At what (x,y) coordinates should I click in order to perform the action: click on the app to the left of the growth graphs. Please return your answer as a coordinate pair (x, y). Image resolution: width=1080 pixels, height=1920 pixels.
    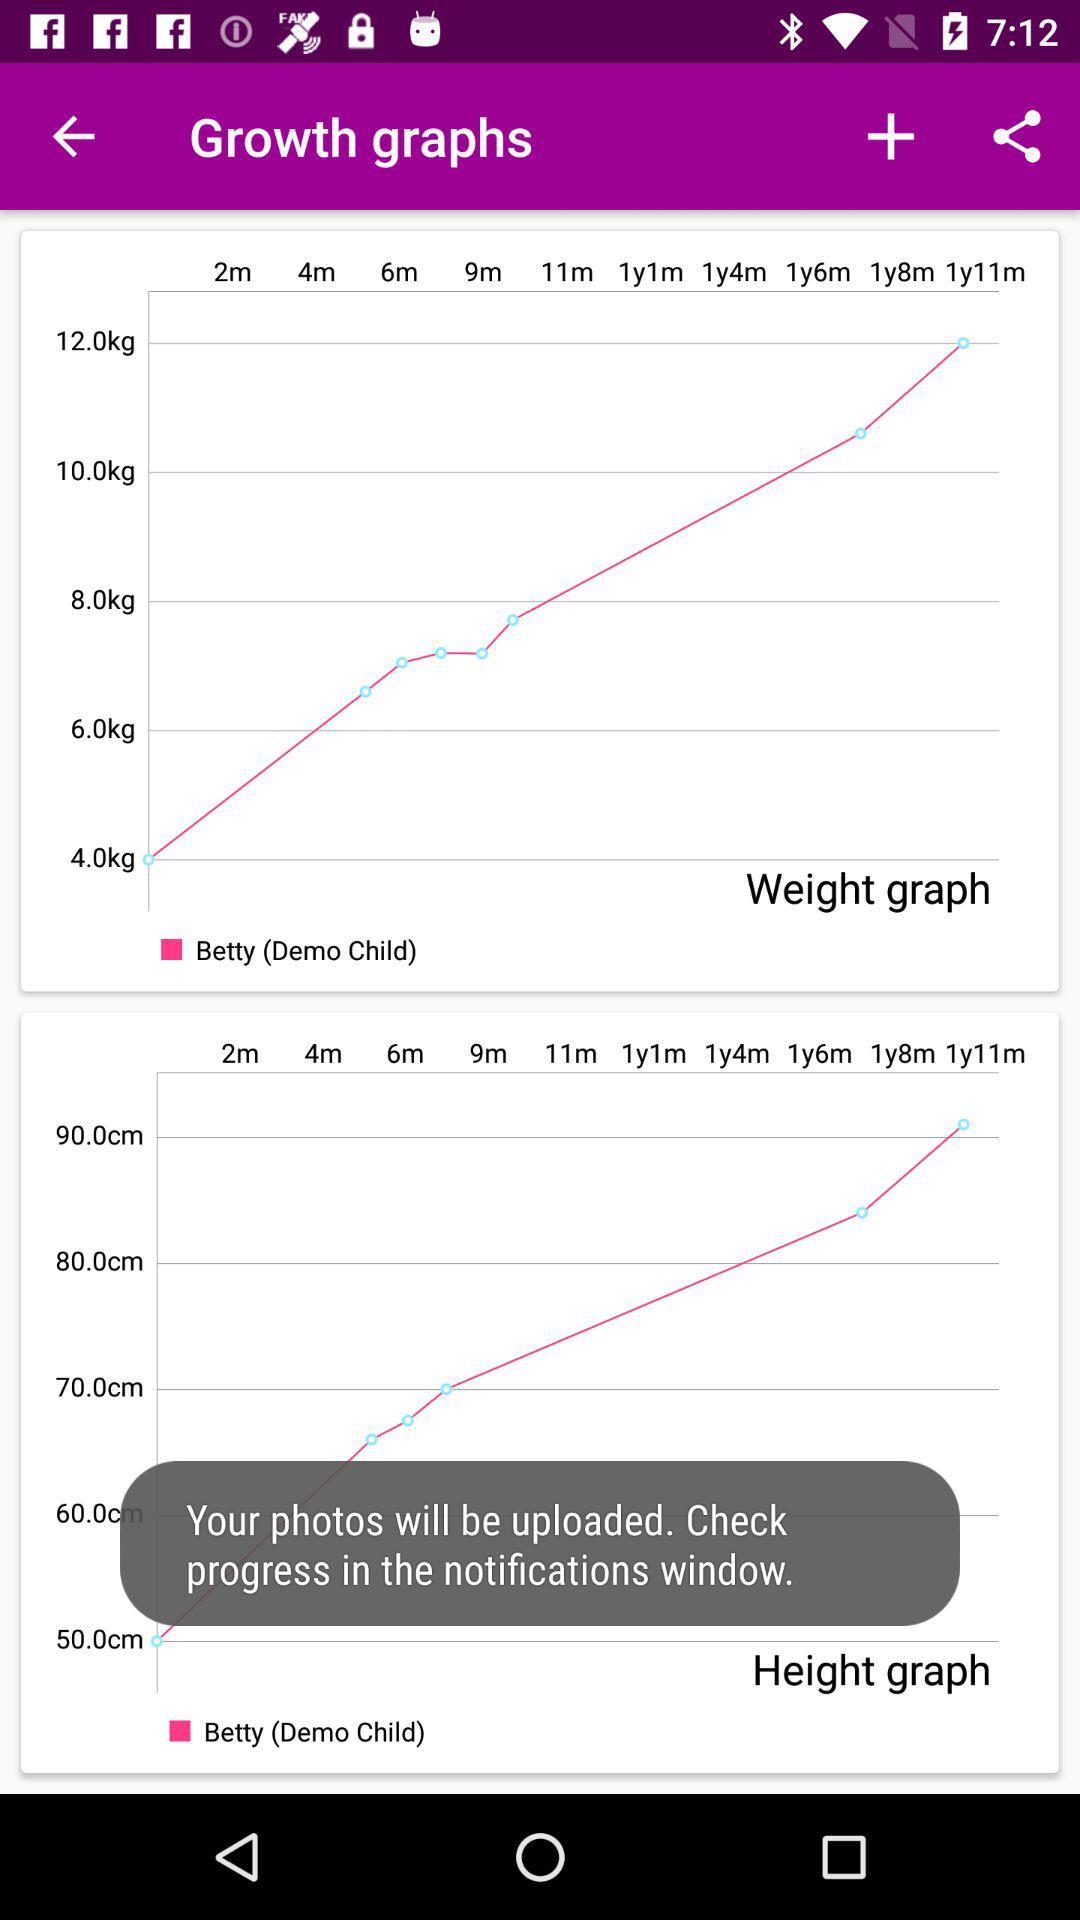
    Looking at the image, I should click on (72, 135).